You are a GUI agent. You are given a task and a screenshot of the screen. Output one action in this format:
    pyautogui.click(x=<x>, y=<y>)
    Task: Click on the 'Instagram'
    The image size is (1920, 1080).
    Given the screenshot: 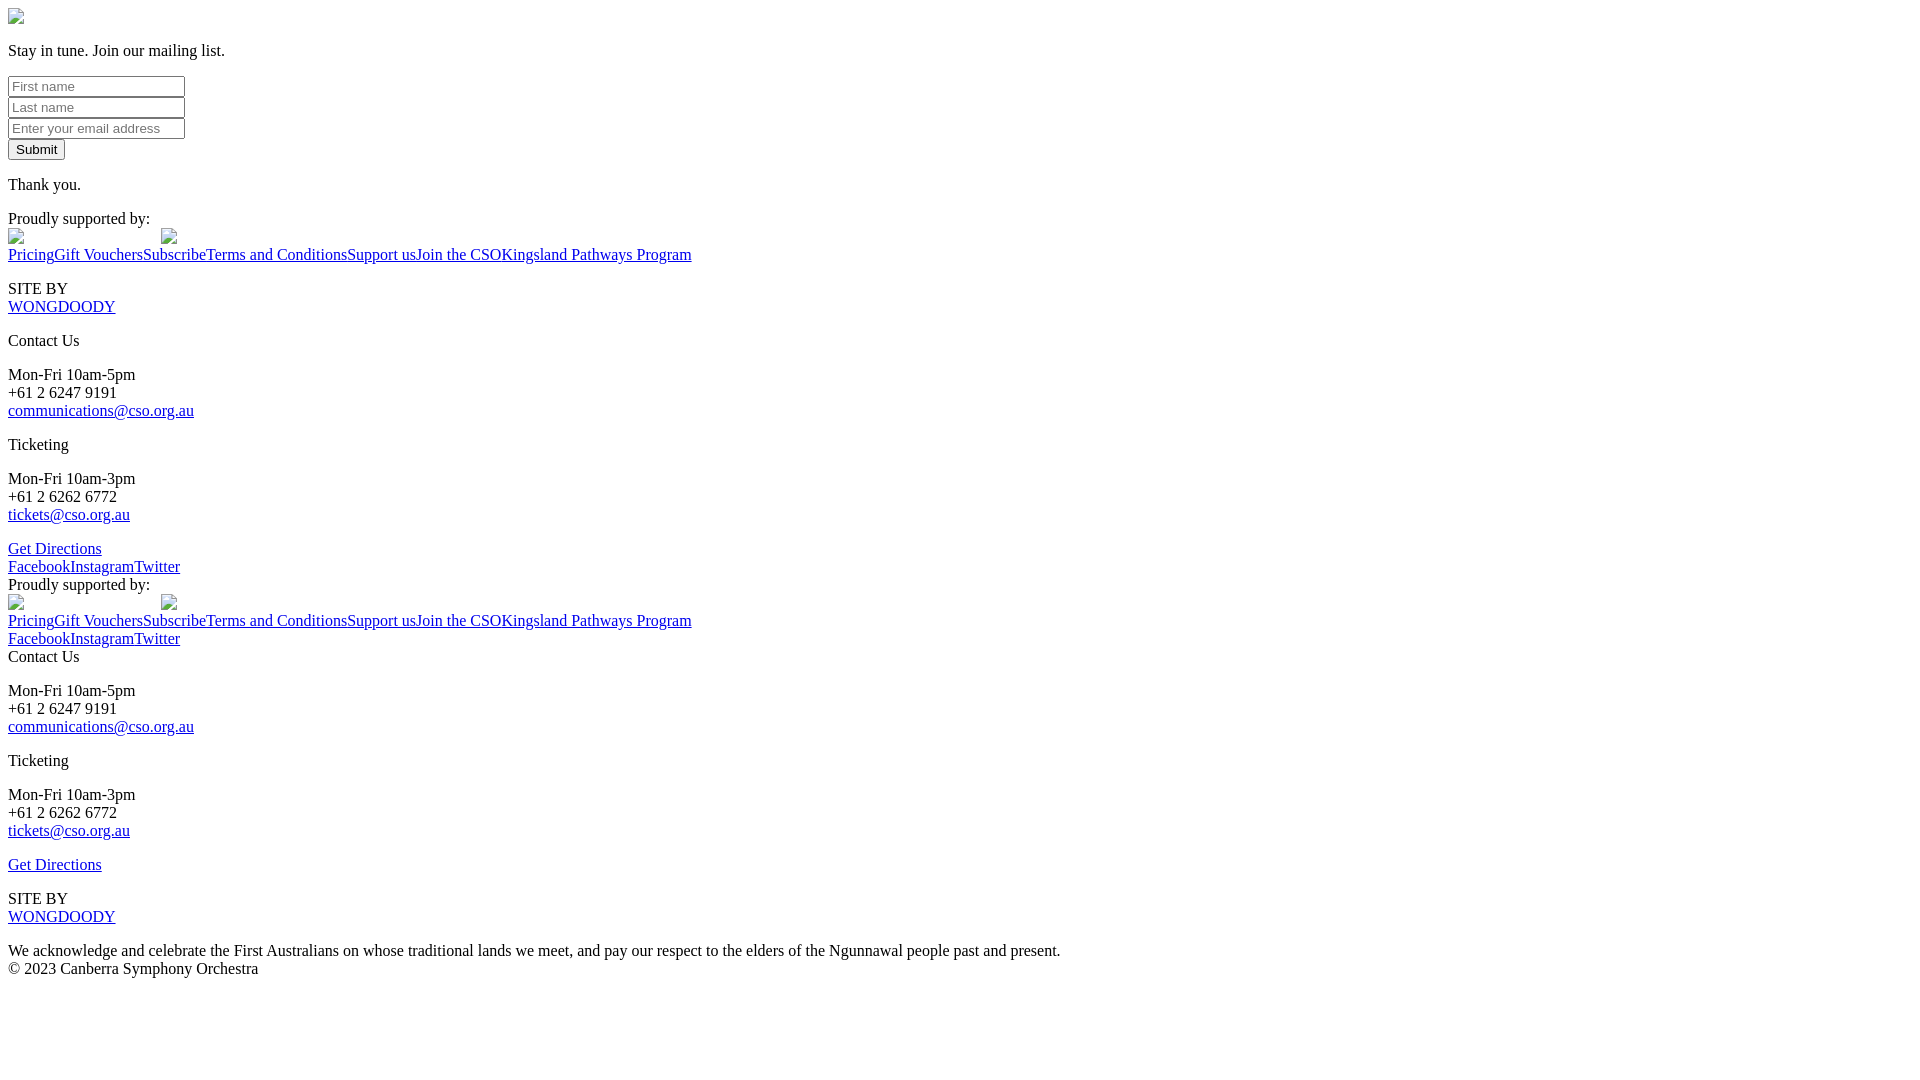 What is the action you would take?
    pyautogui.click(x=100, y=638)
    